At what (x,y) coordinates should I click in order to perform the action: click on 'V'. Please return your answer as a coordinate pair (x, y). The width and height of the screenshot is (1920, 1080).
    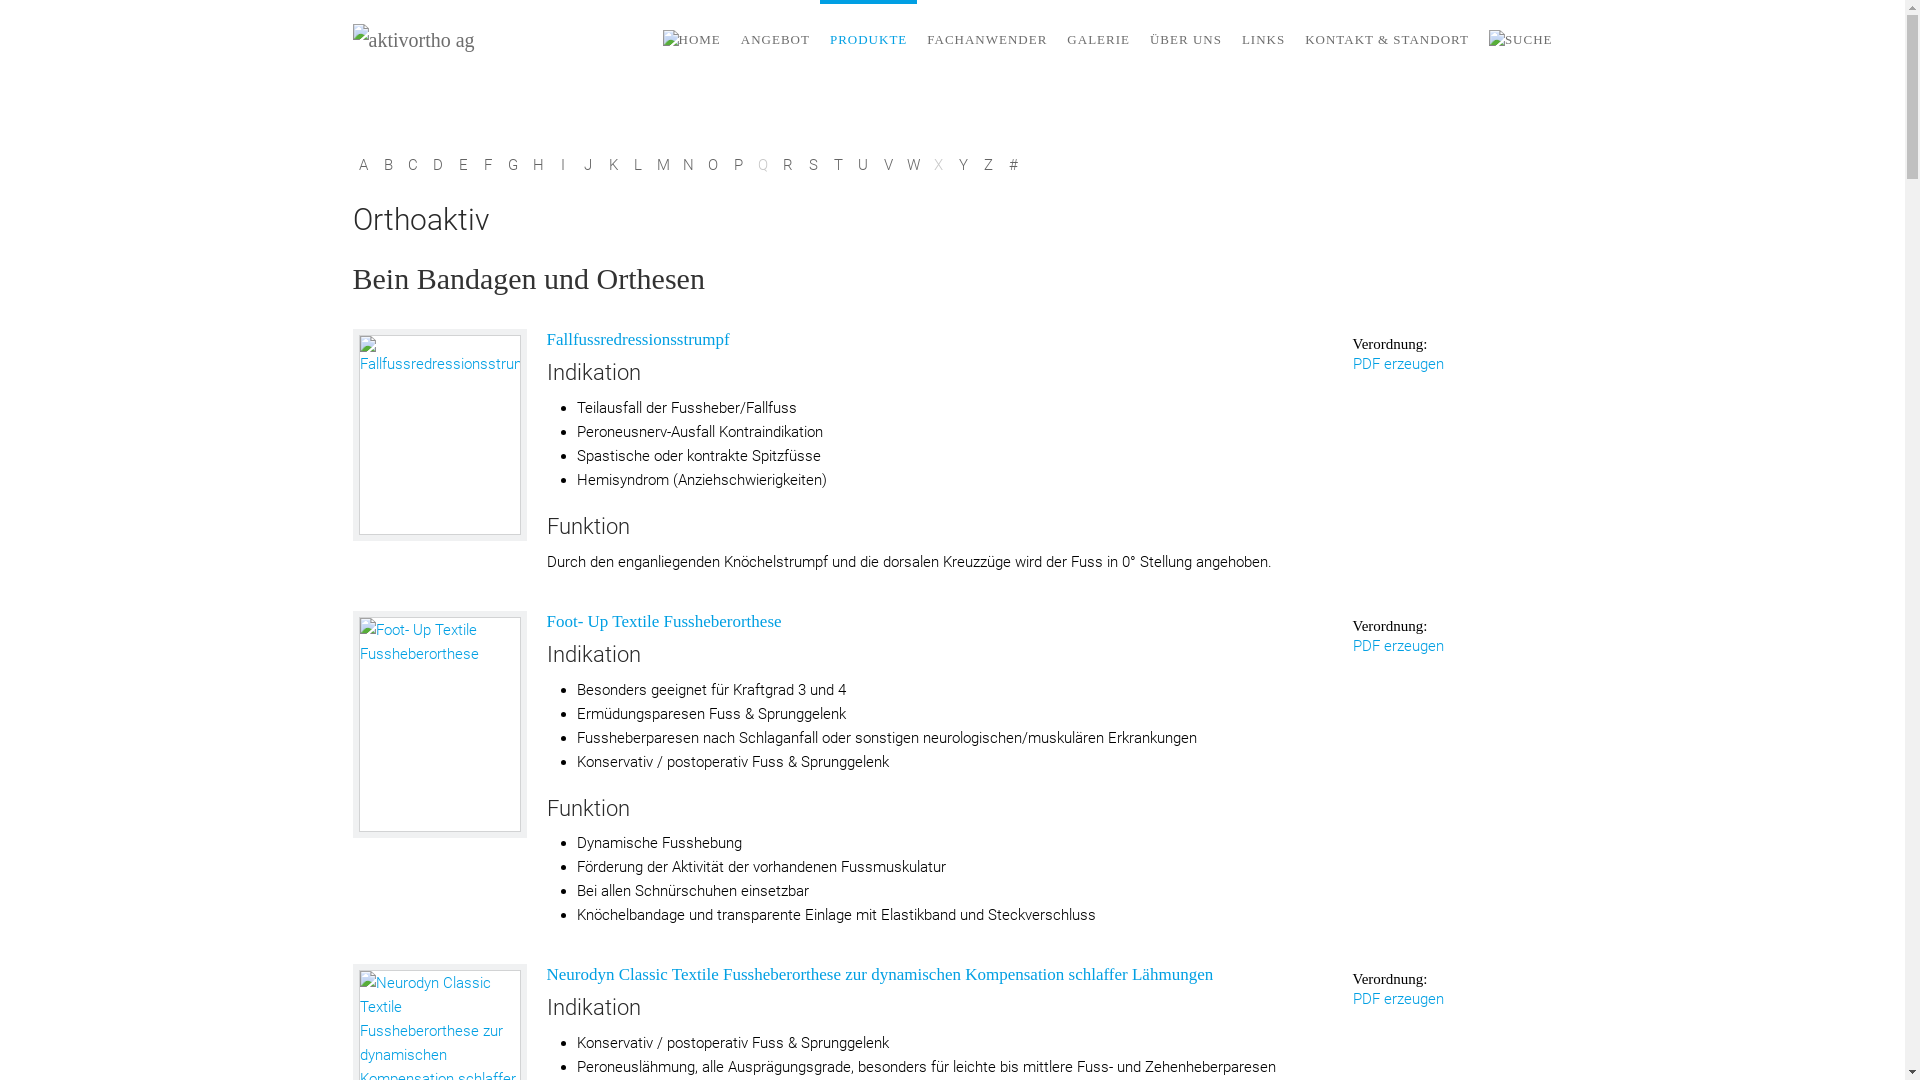
    Looking at the image, I should click on (887, 164).